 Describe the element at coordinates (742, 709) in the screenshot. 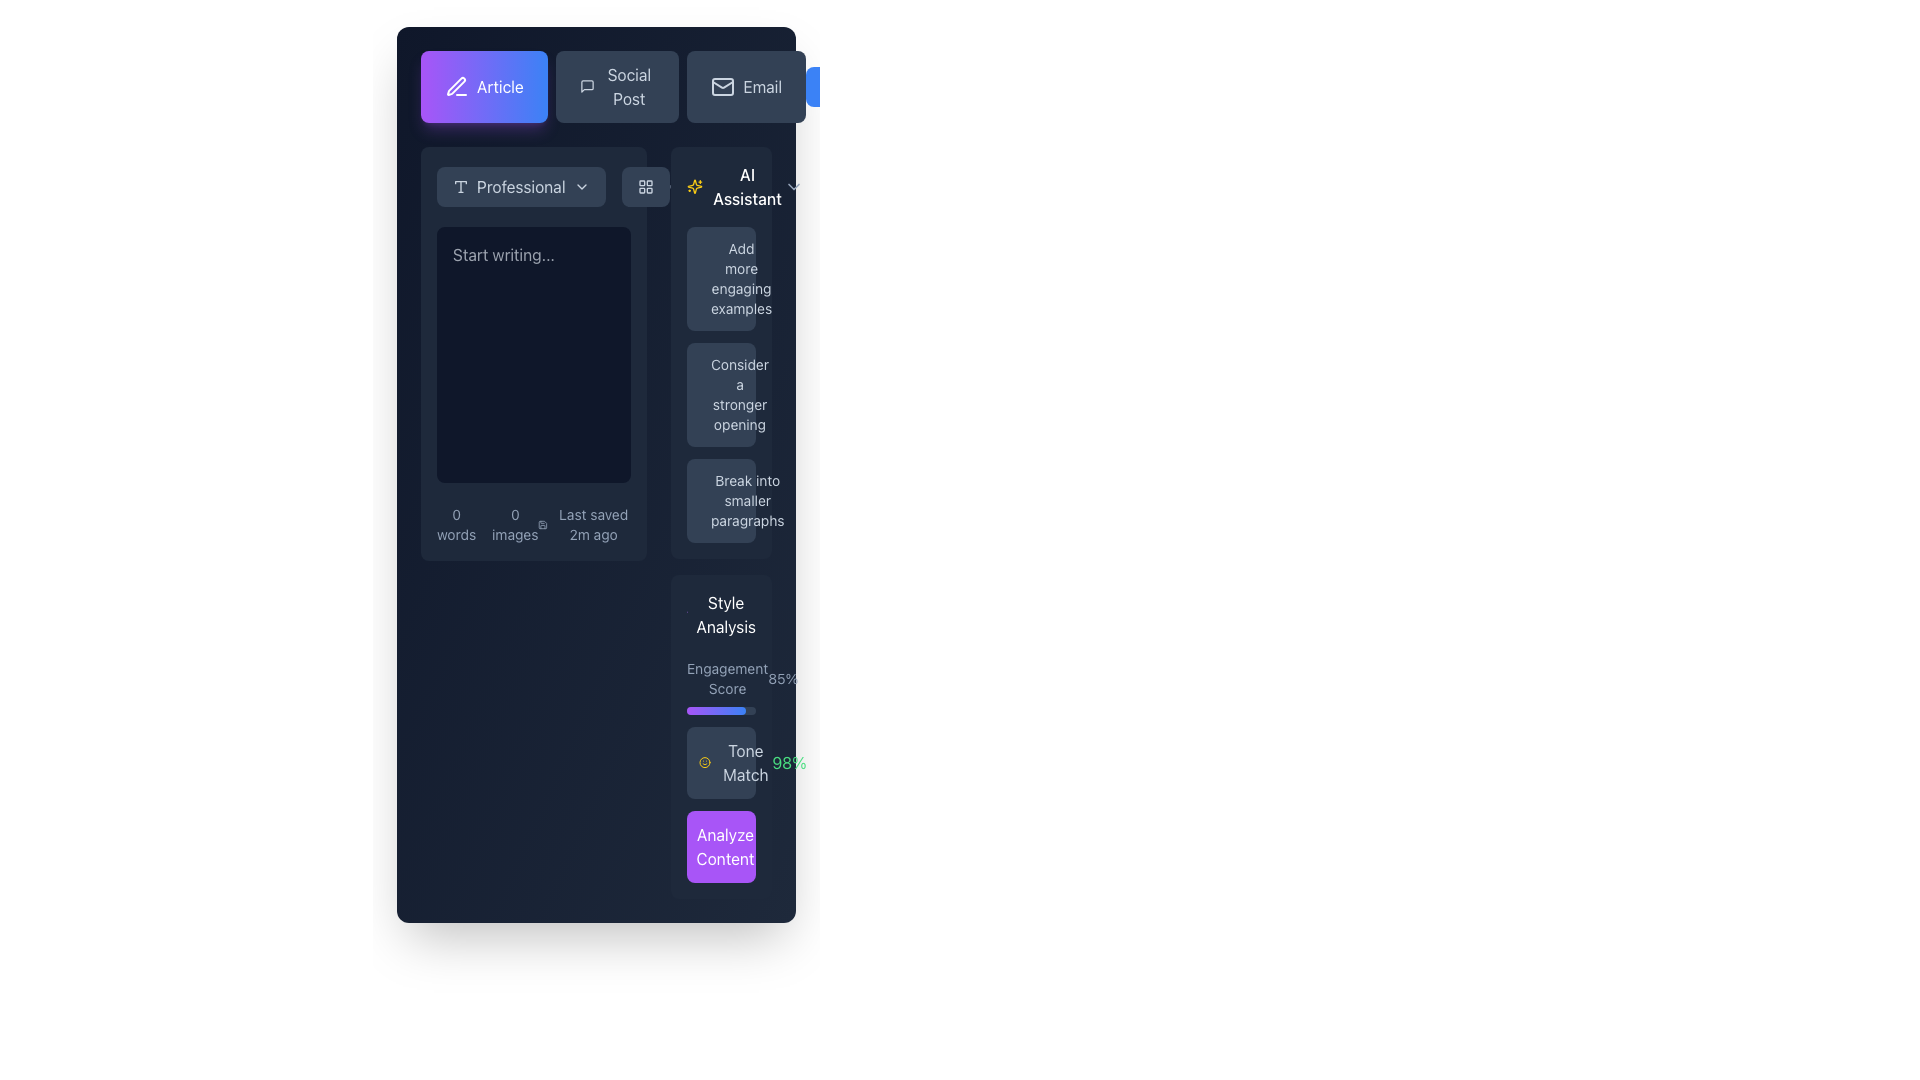

I see `the progression value` at that location.